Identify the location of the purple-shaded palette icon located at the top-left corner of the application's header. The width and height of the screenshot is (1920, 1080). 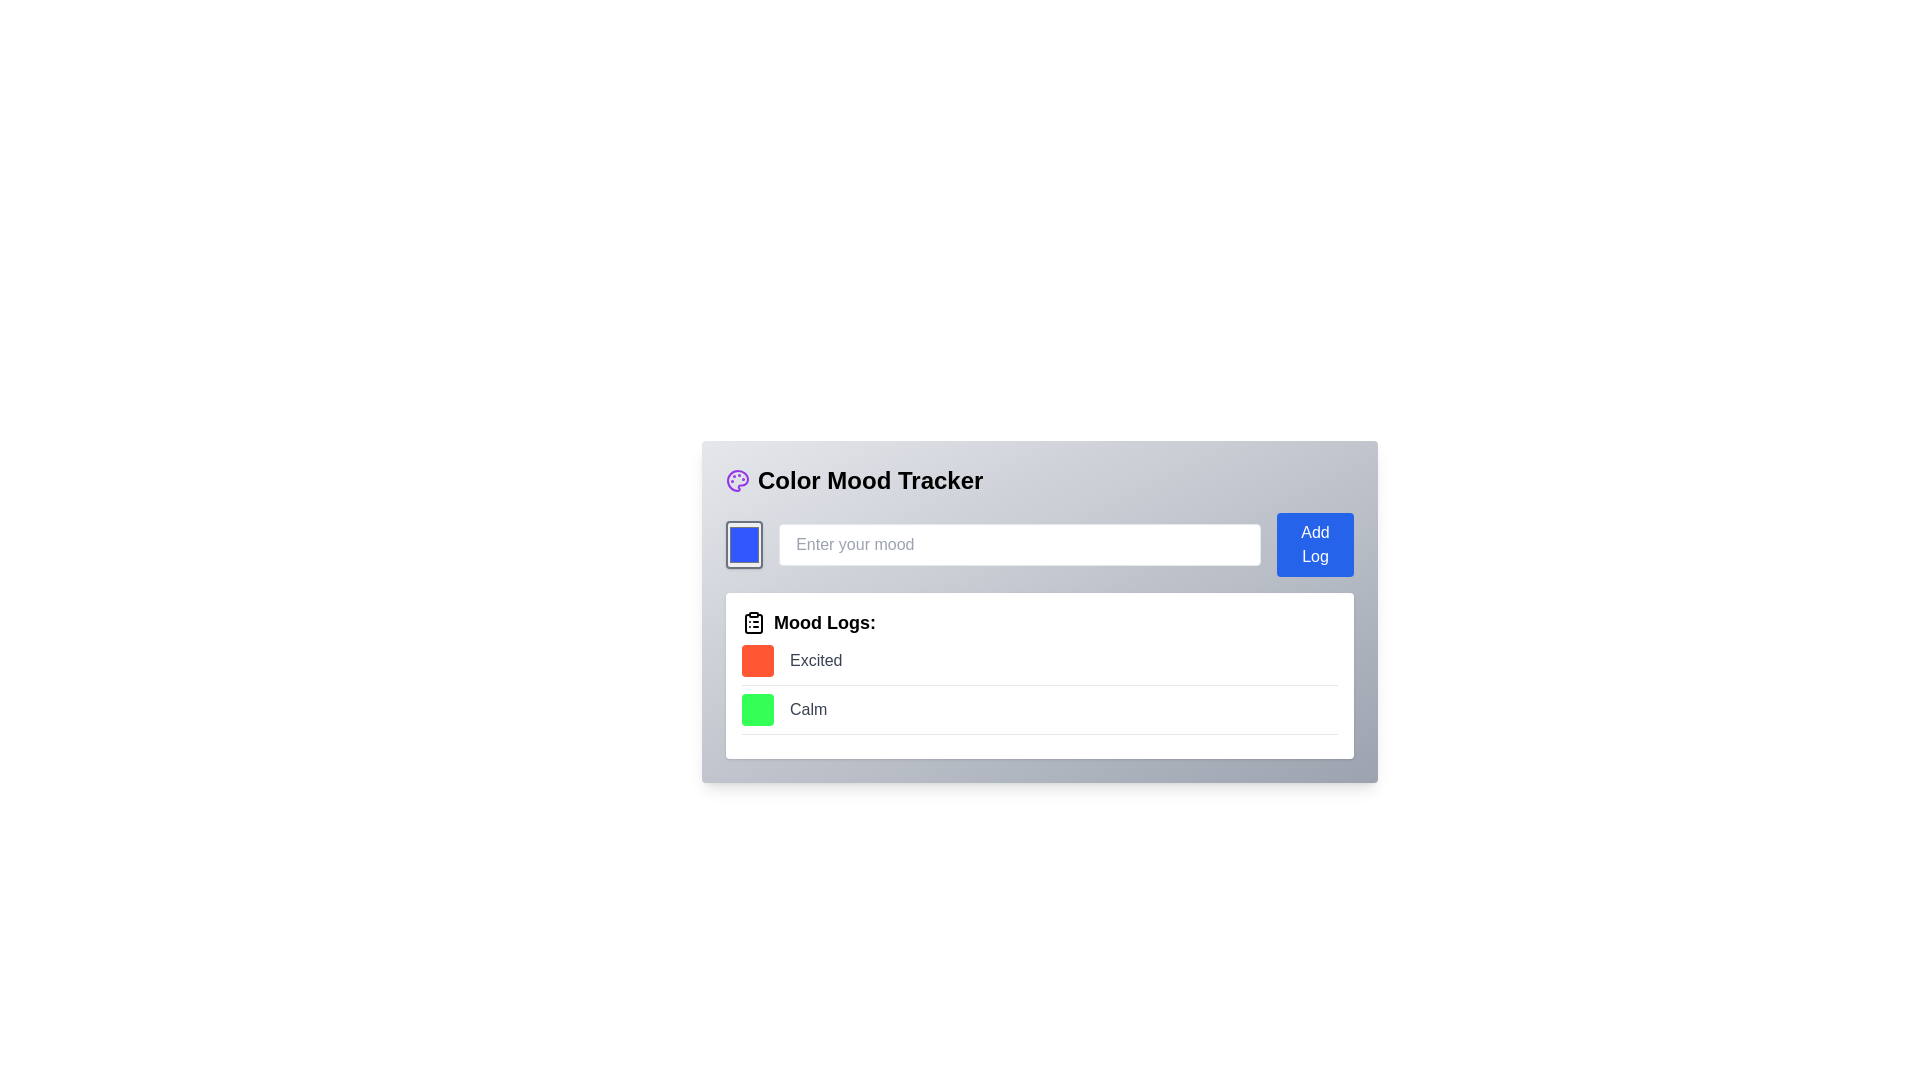
(737, 481).